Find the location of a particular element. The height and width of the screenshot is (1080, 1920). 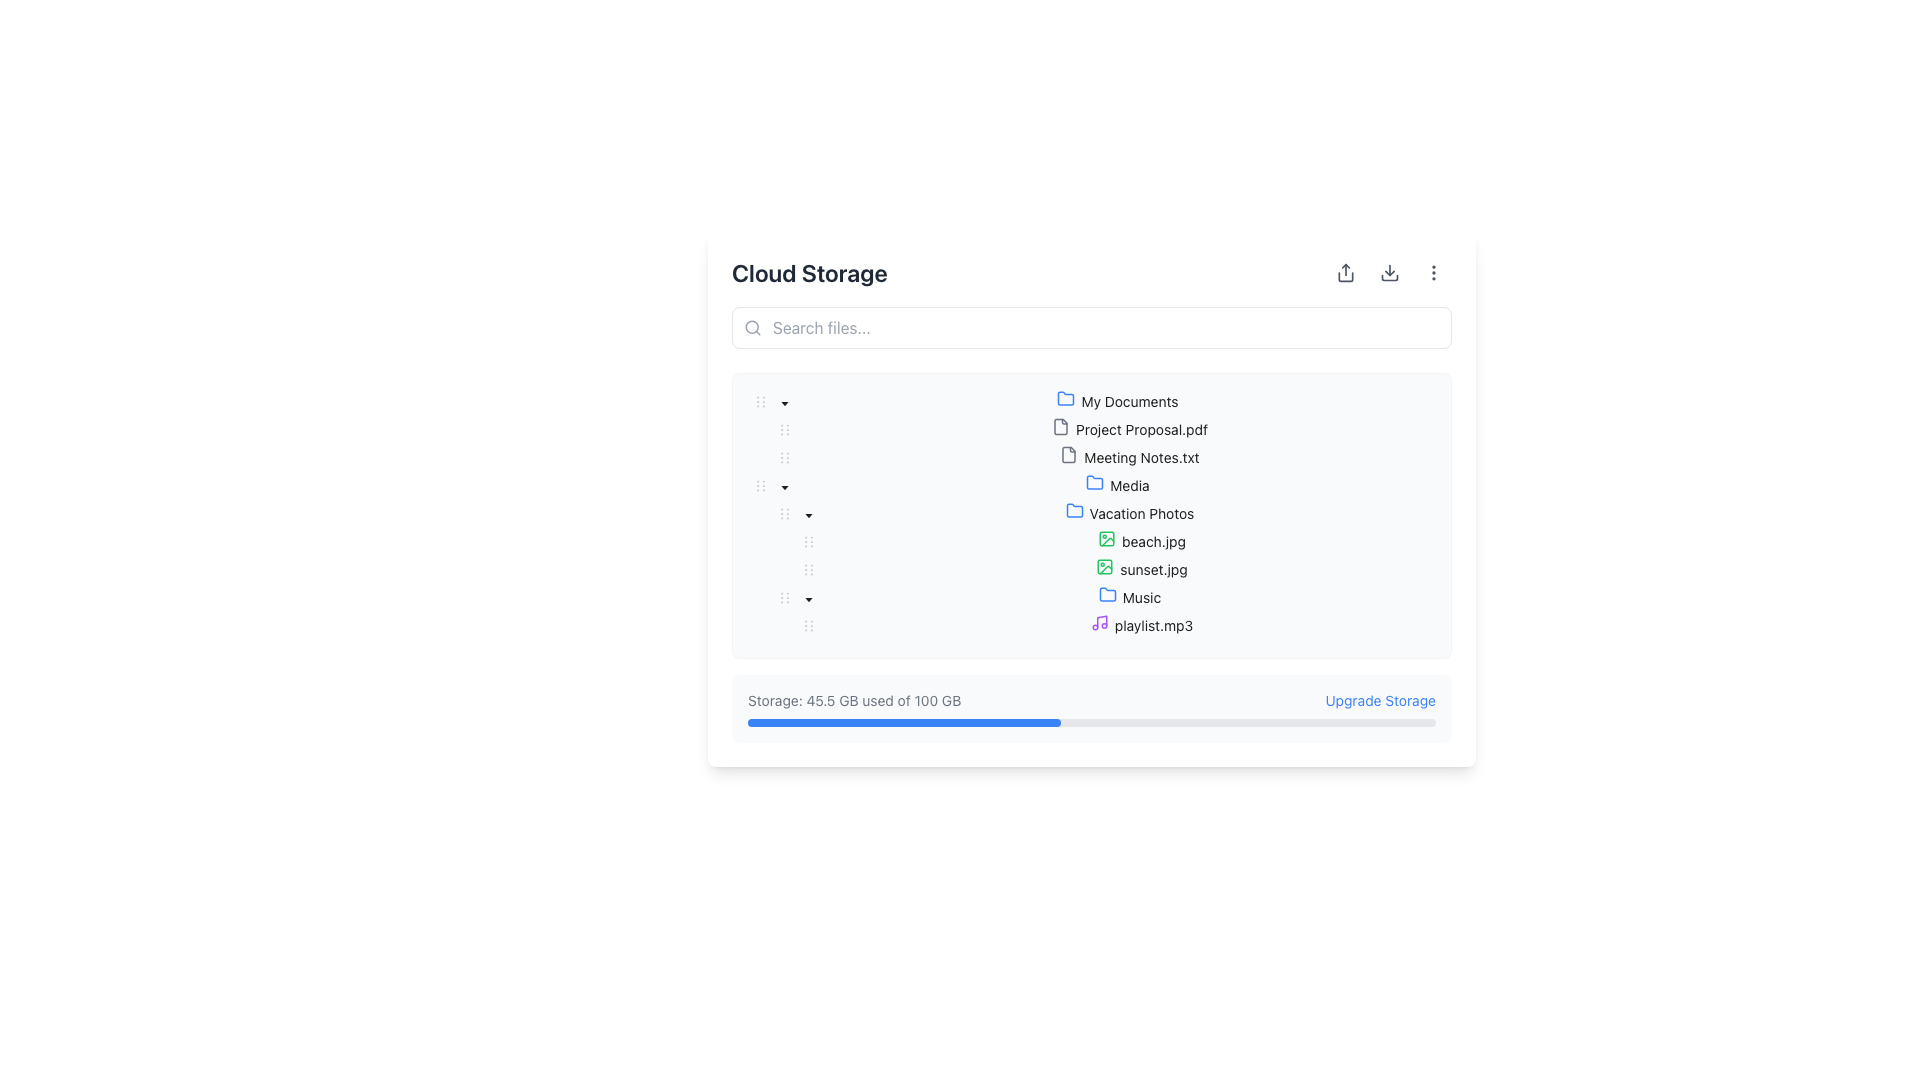

the input field associated with the magnifying glass icon located on the left side of the search bar is located at coordinates (752, 326).